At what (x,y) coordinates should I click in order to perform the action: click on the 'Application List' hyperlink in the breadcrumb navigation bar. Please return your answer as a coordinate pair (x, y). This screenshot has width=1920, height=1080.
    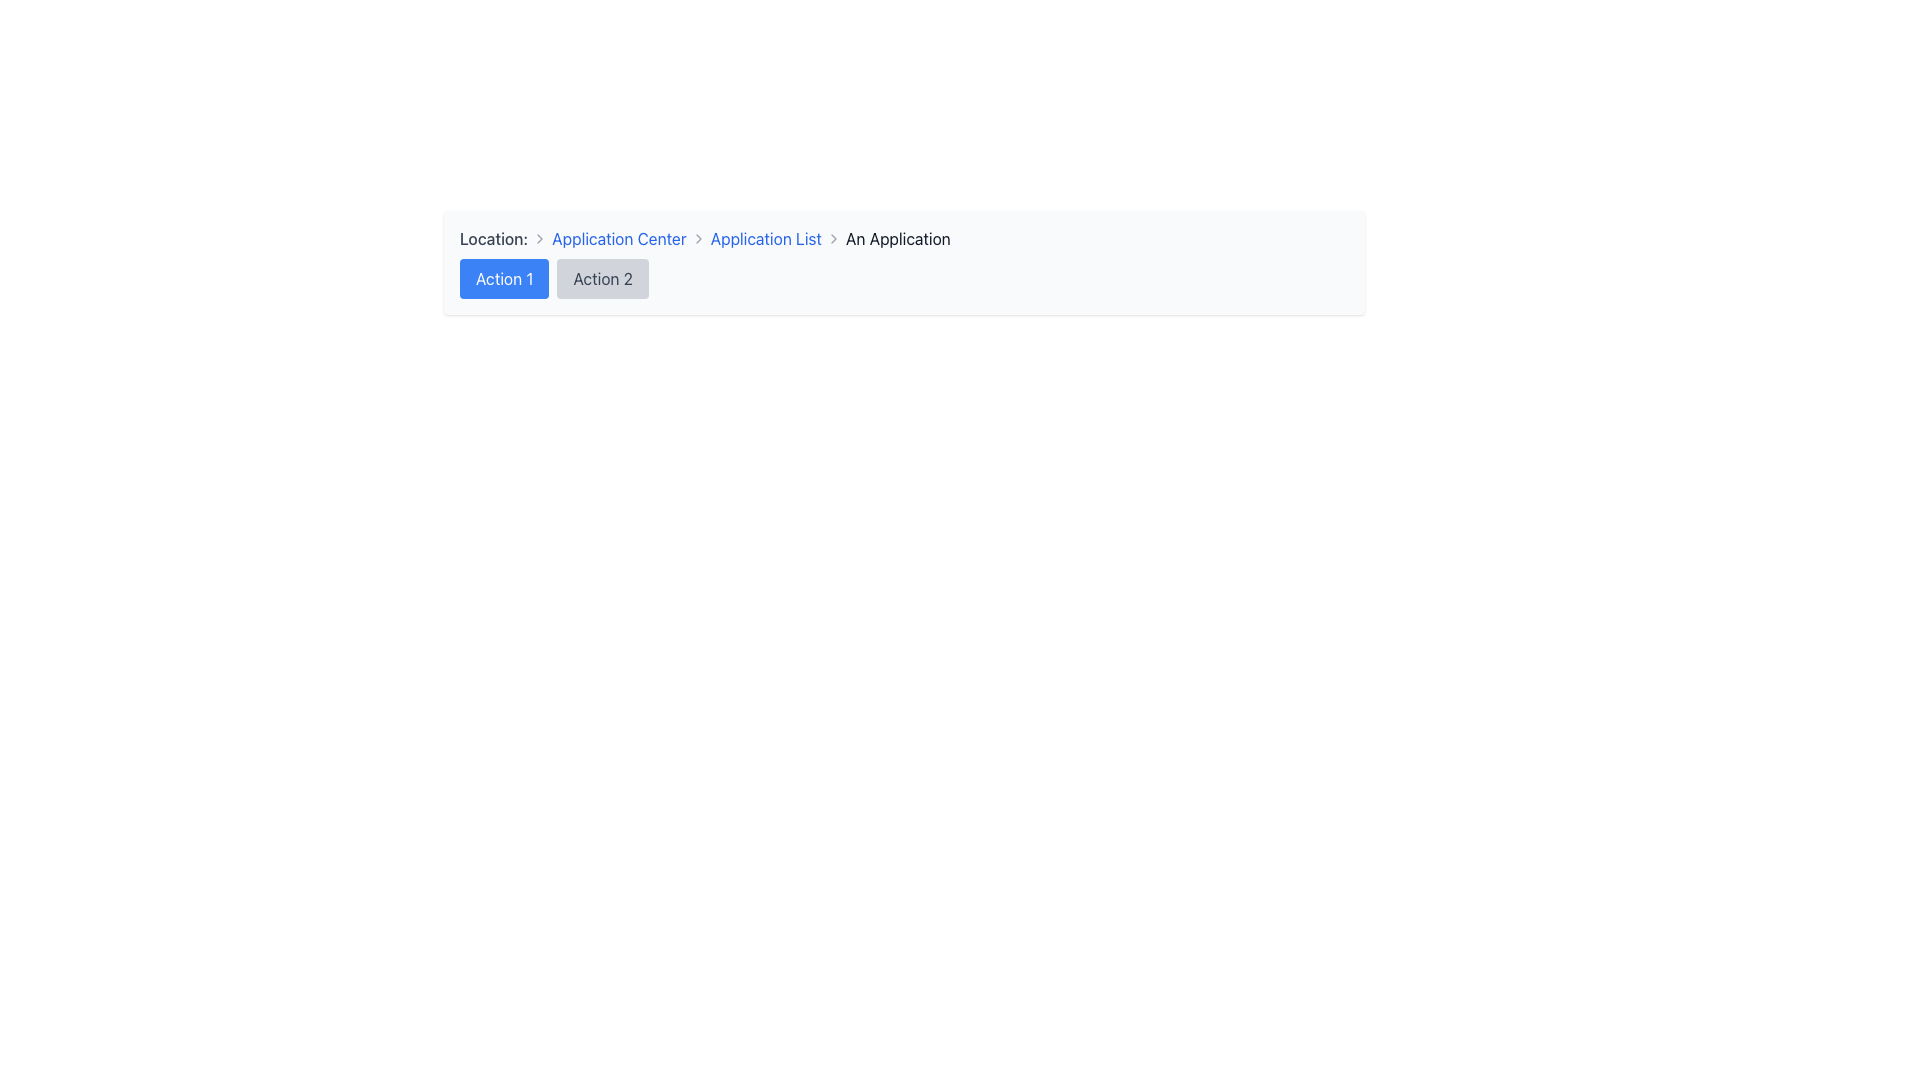
    Looking at the image, I should click on (765, 238).